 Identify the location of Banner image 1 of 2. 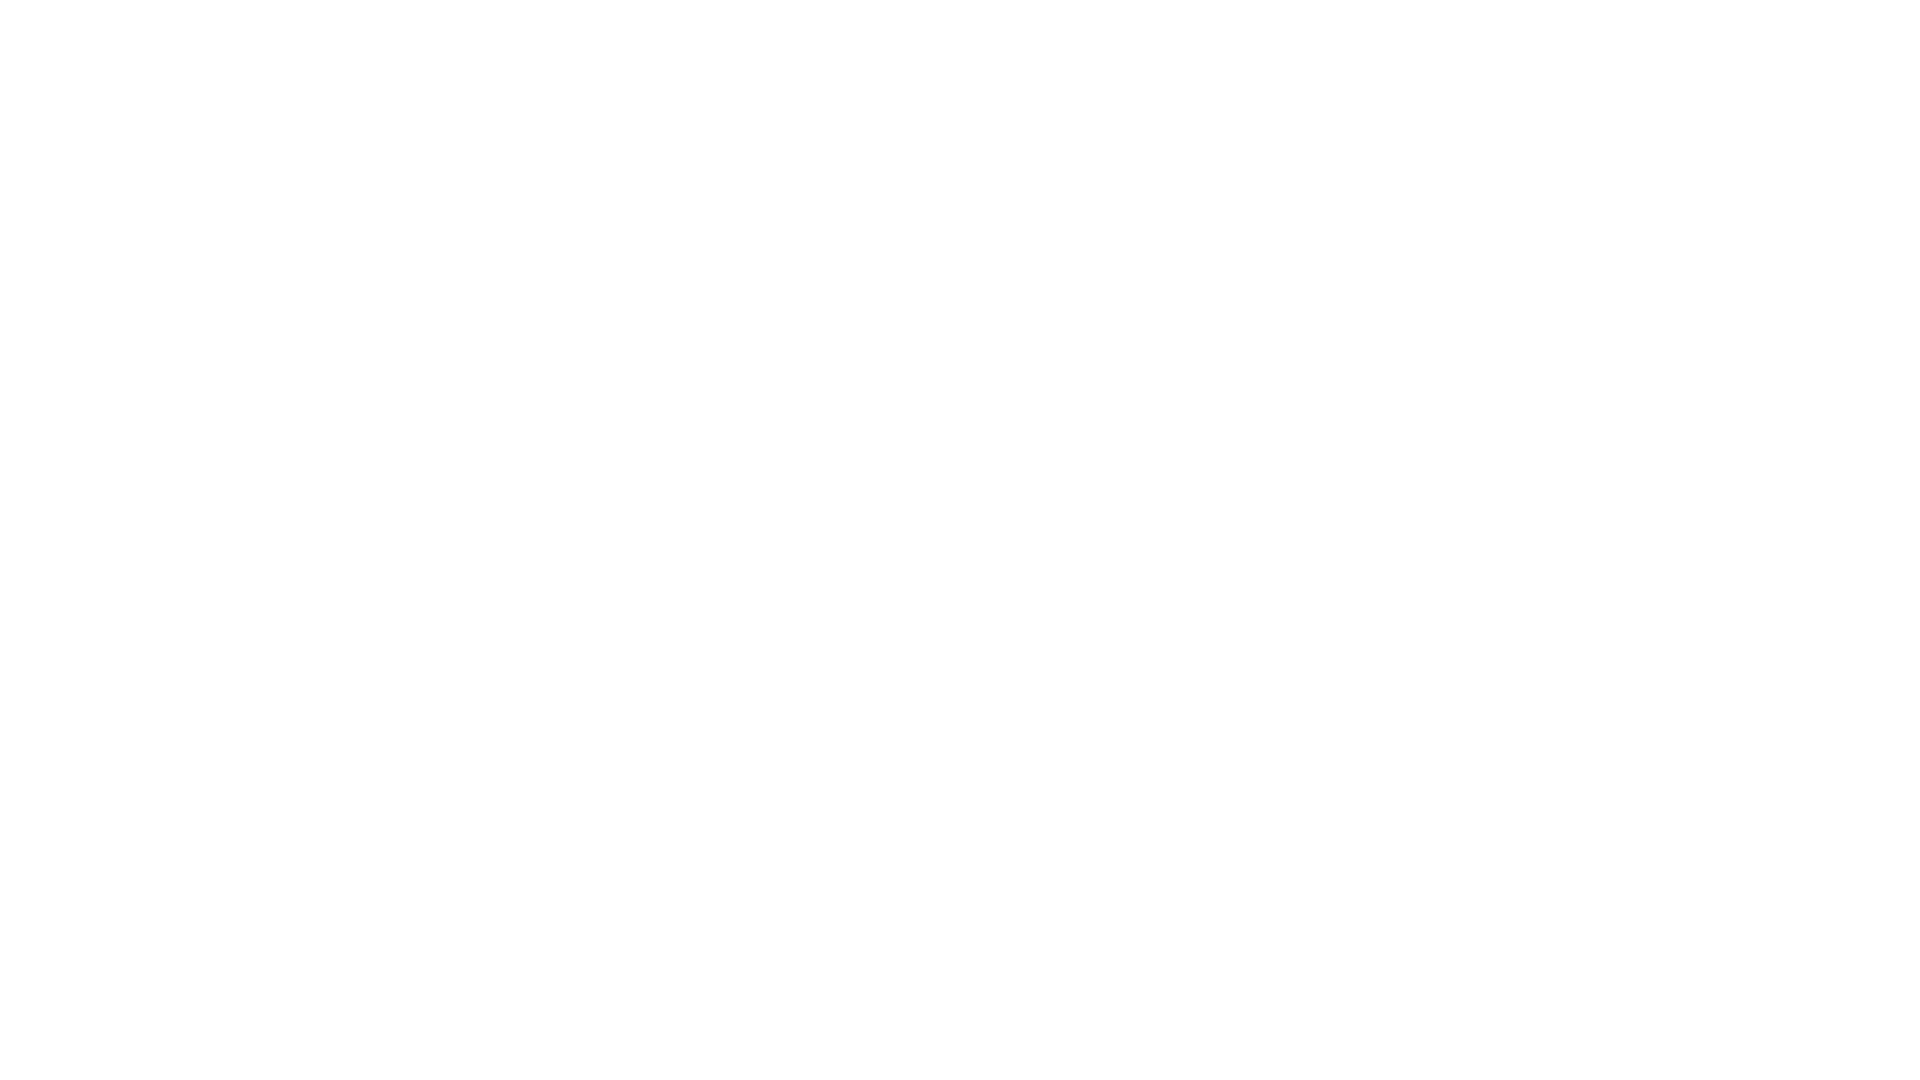
(416, 137).